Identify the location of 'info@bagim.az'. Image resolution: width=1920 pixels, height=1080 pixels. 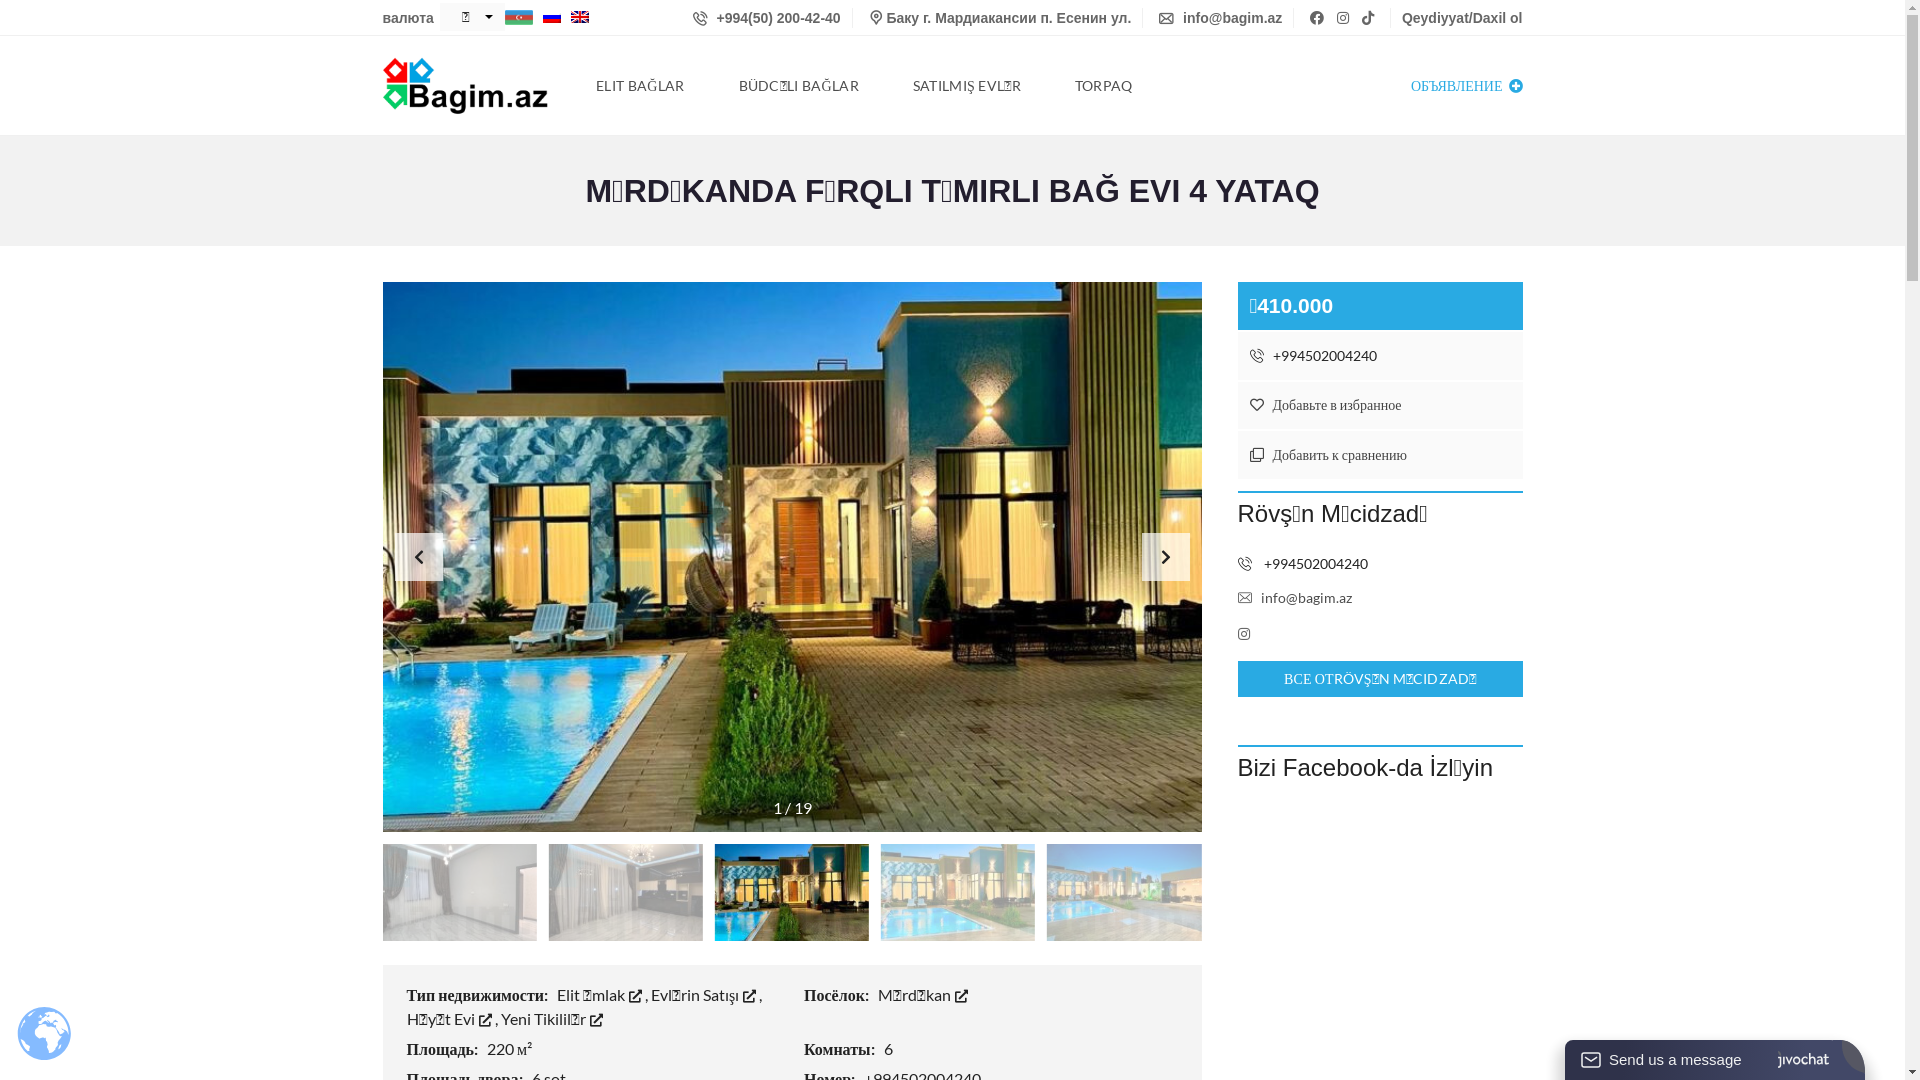
(1295, 596).